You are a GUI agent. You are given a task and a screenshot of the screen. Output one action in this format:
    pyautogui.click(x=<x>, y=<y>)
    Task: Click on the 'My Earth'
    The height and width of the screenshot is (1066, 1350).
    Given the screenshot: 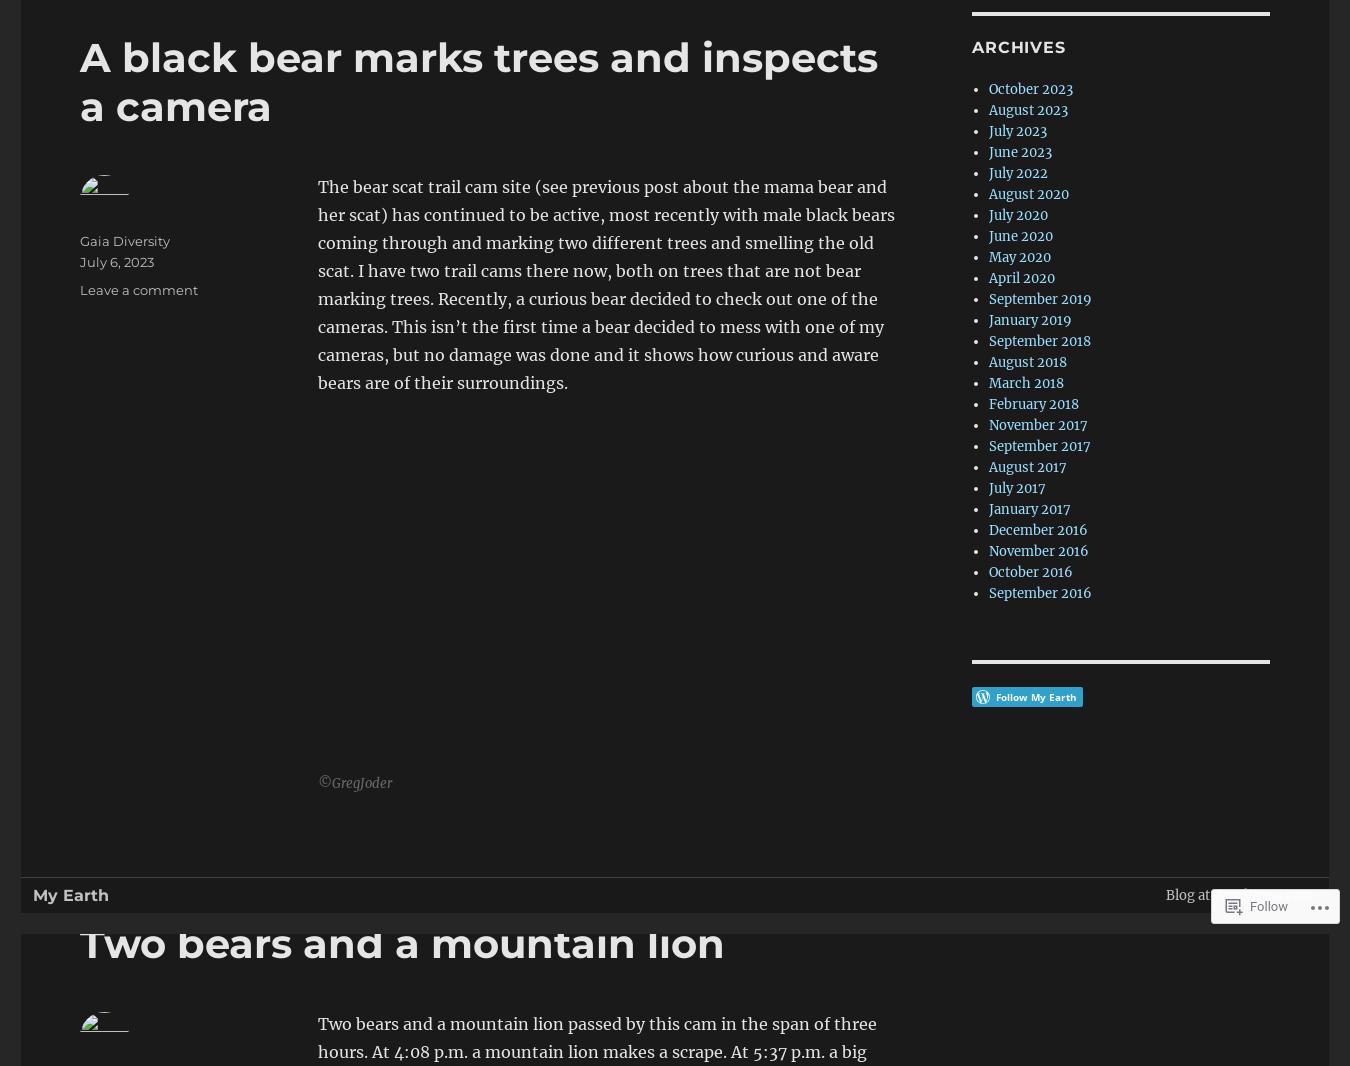 What is the action you would take?
    pyautogui.click(x=70, y=895)
    